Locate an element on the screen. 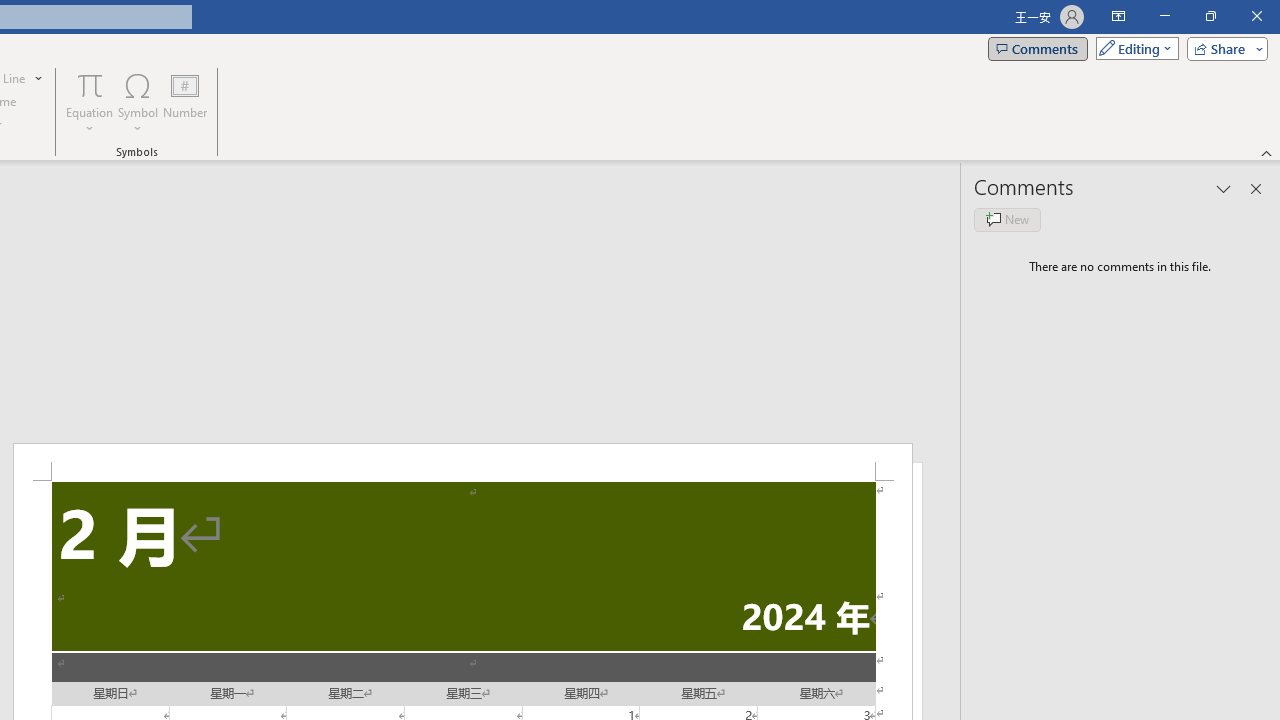 The height and width of the screenshot is (720, 1280). 'Comments' is located at coordinates (1038, 47).